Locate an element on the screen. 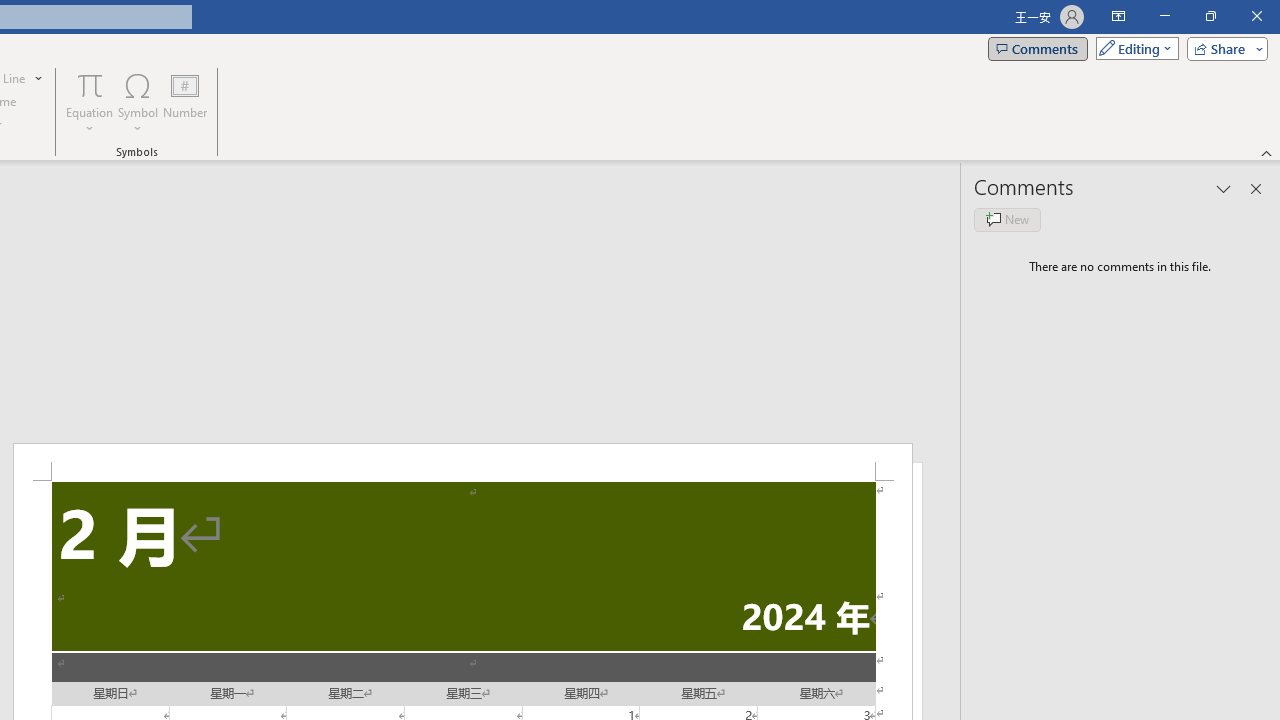 The height and width of the screenshot is (720, 1280). 'Comments' is located at coordinates (1038, 47).